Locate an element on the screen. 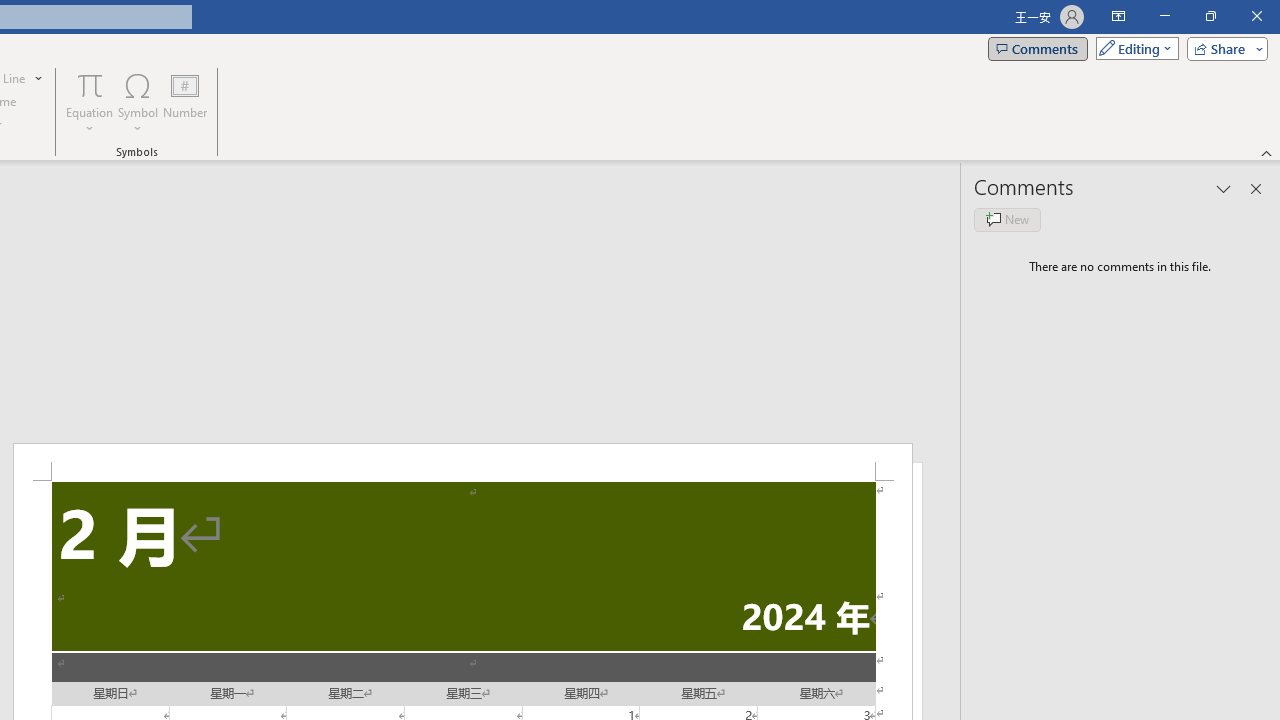 The height and width of the screenshot is (720, 1280). 'Comments' is located at coordinates (1038, 47).